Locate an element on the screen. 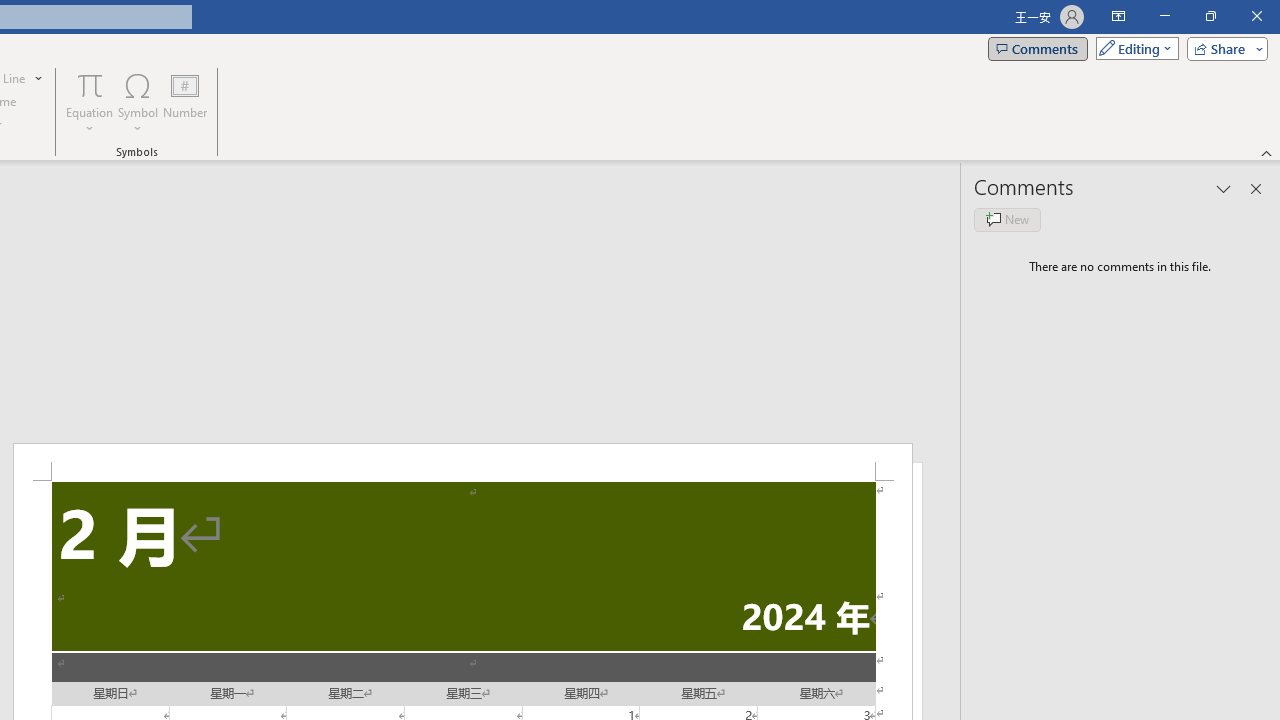 The height and width of the screenshot is (720, 1280). 'Comments' is located at coordinates (1038, 47).